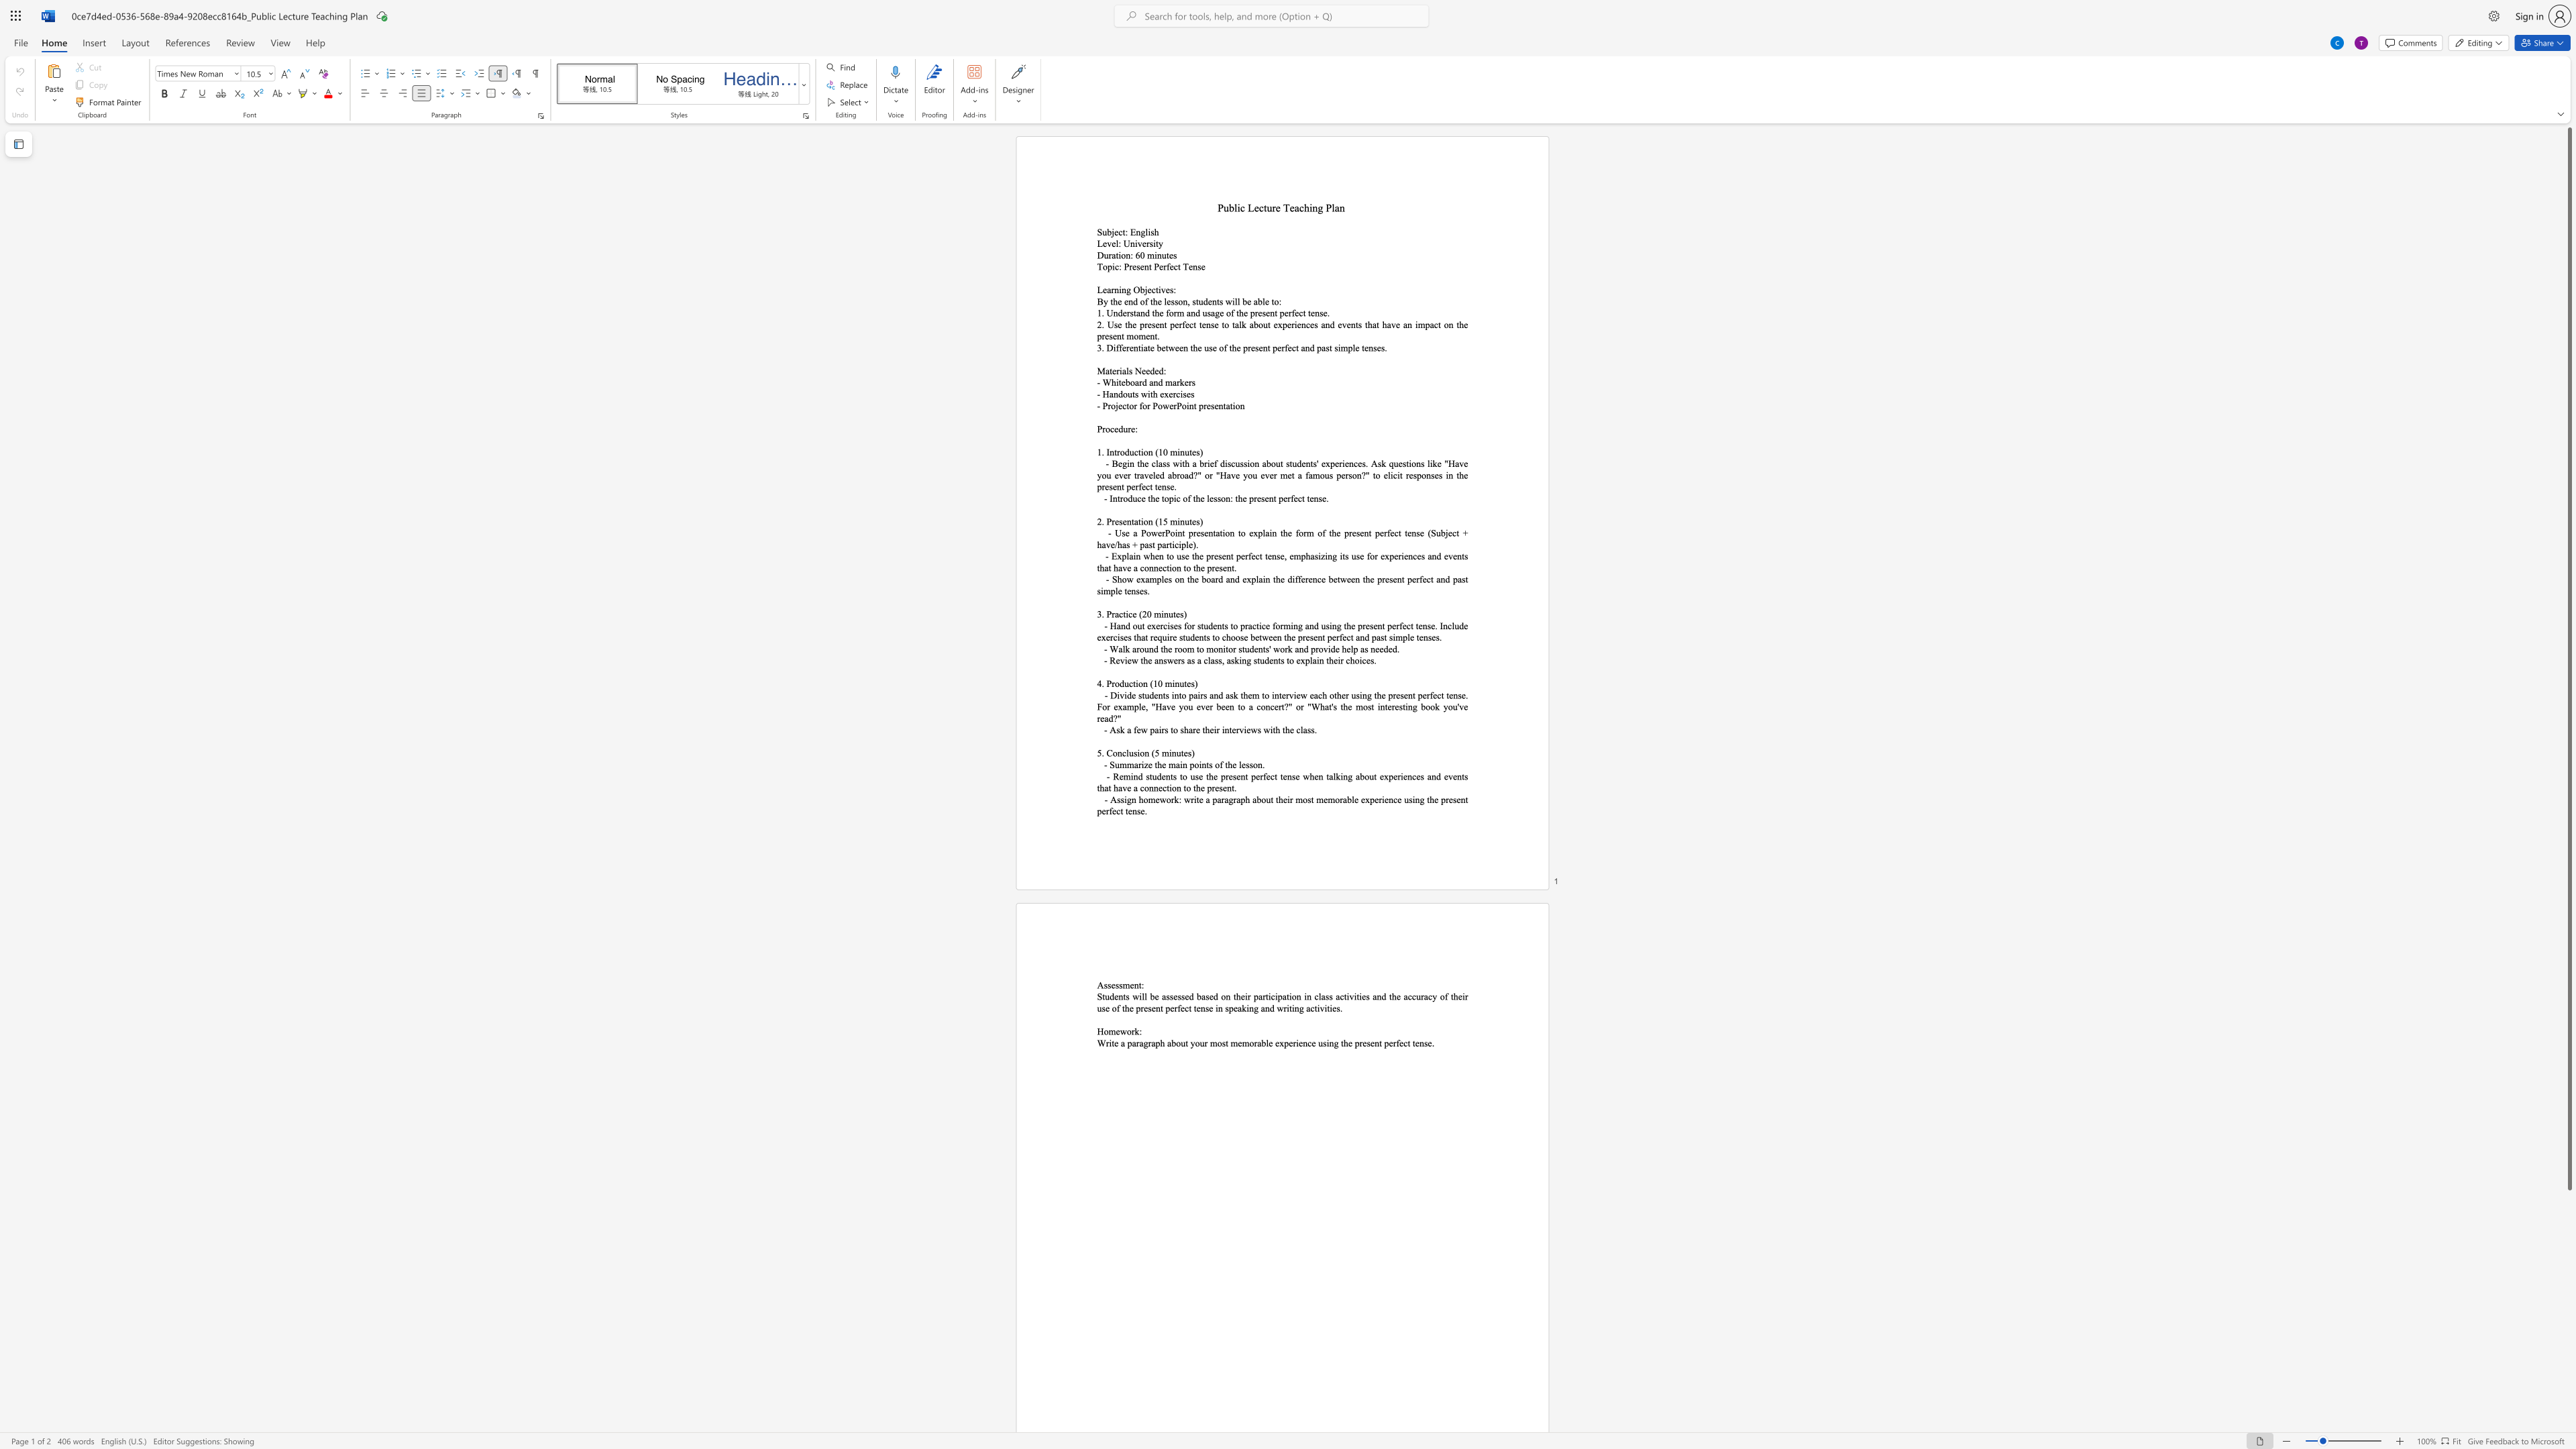 This screenshot has width=2576, height=1449. What do you see at coordinates (1224, 706) in the screenshot?
I see `the space between the continuous character "e" and "e" in the text` at bounding box center [1224, 706].